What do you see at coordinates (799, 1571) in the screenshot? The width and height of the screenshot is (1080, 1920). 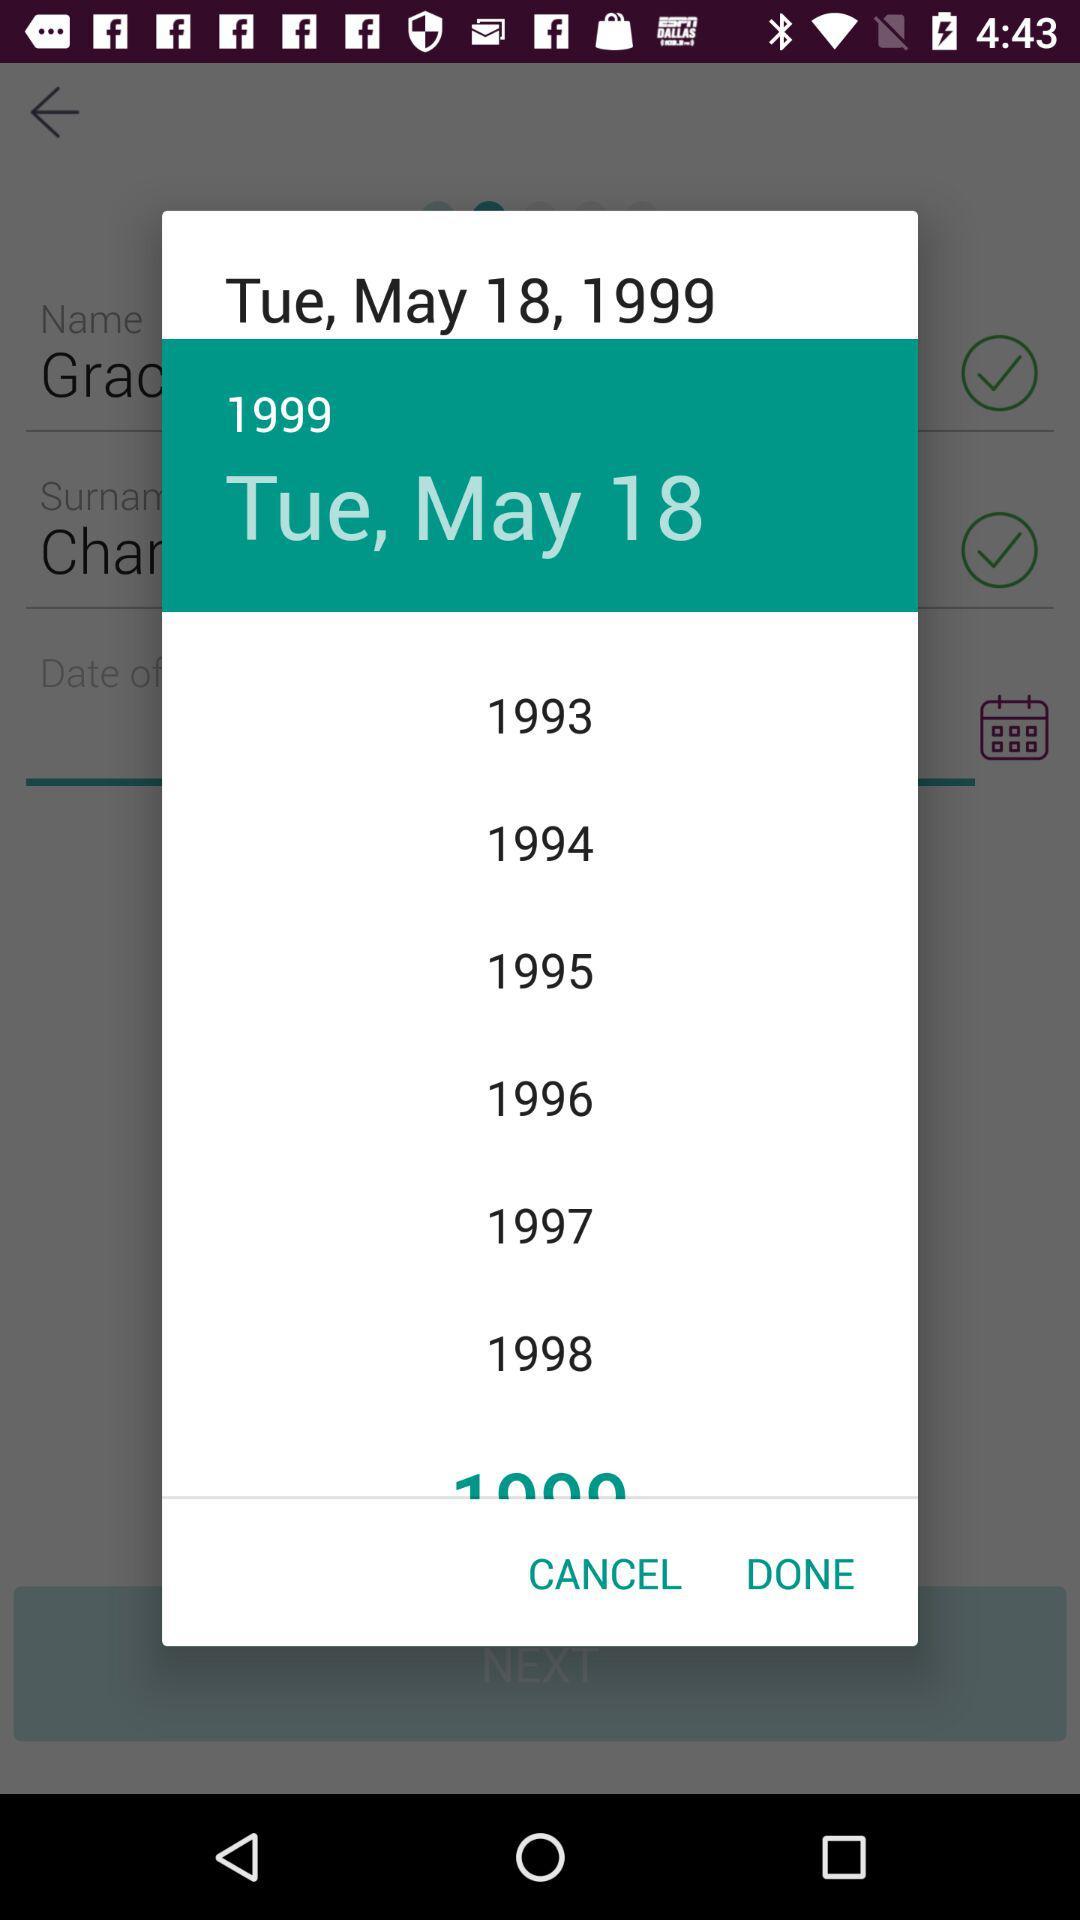 I see `the icon below the 1999 item` at bounding box center [799, 1571].